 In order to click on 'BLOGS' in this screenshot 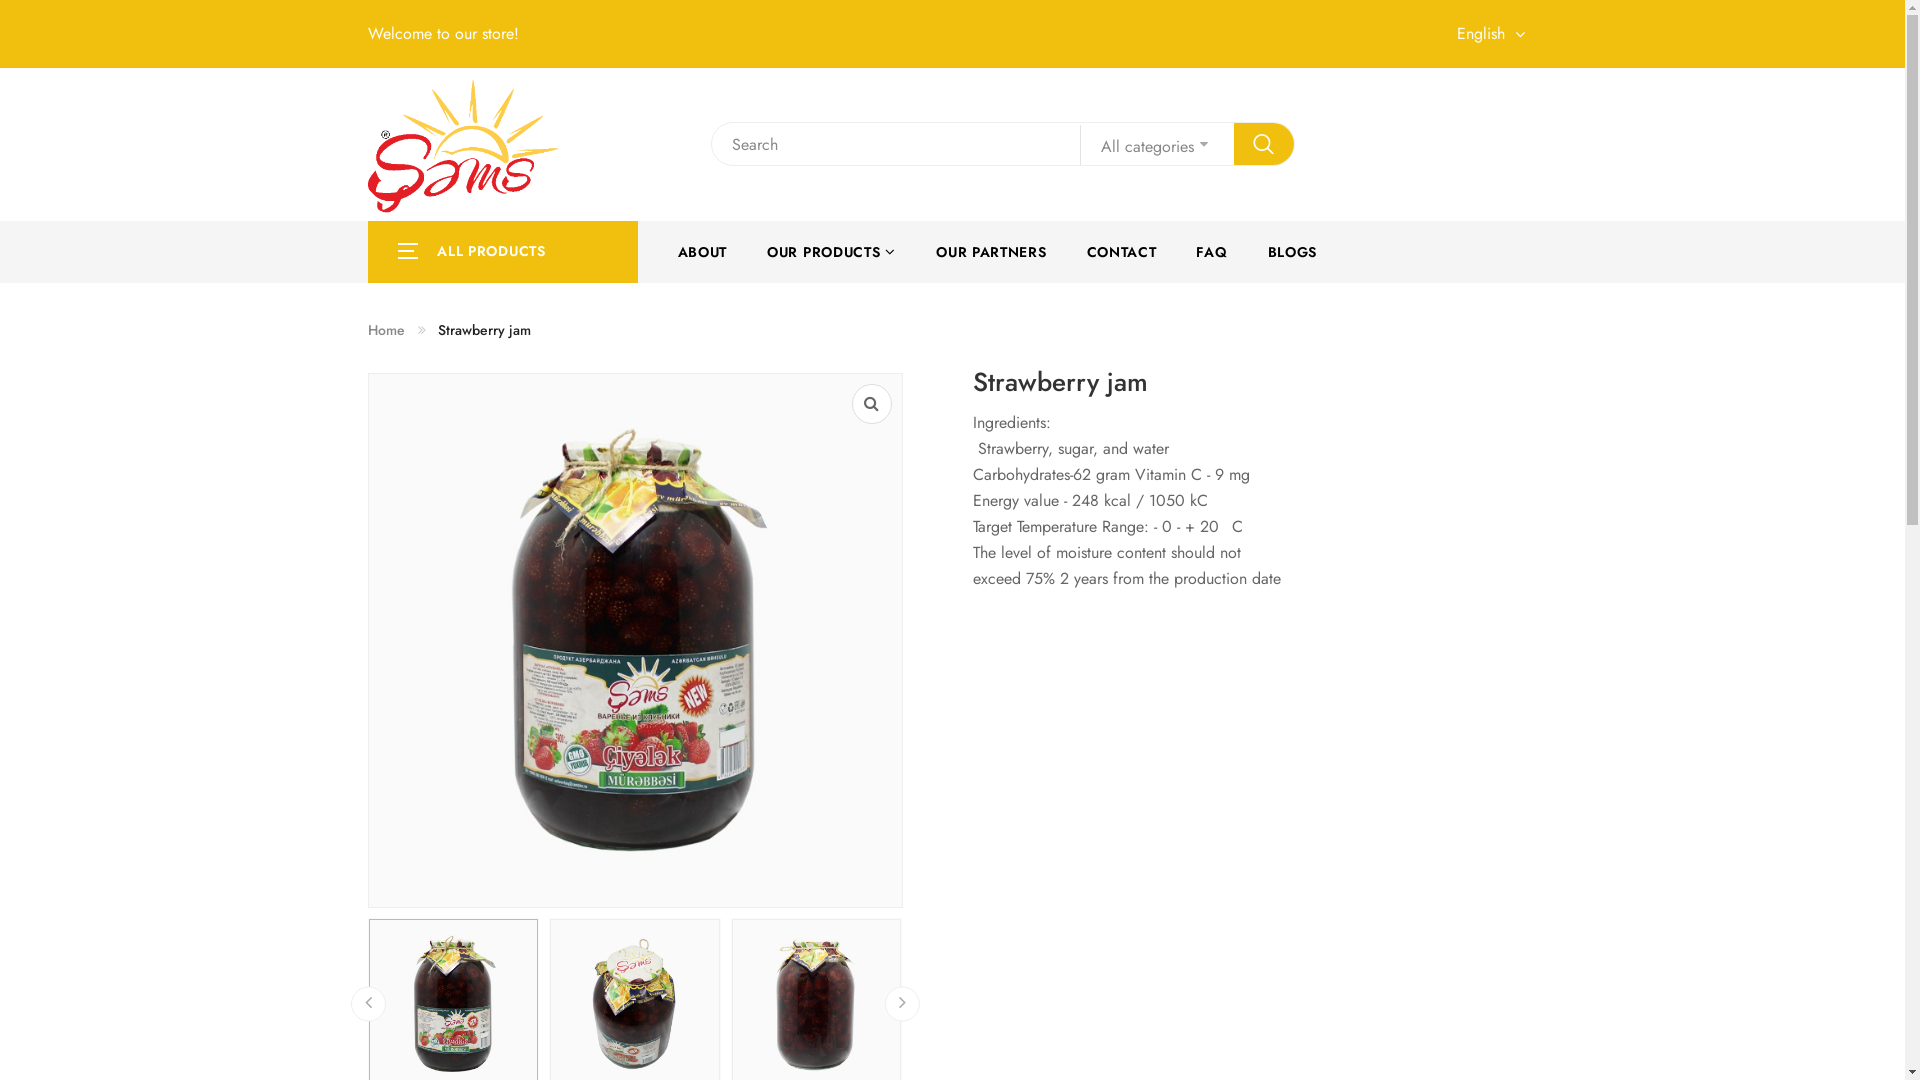, I will do `click(1292, 250)`.